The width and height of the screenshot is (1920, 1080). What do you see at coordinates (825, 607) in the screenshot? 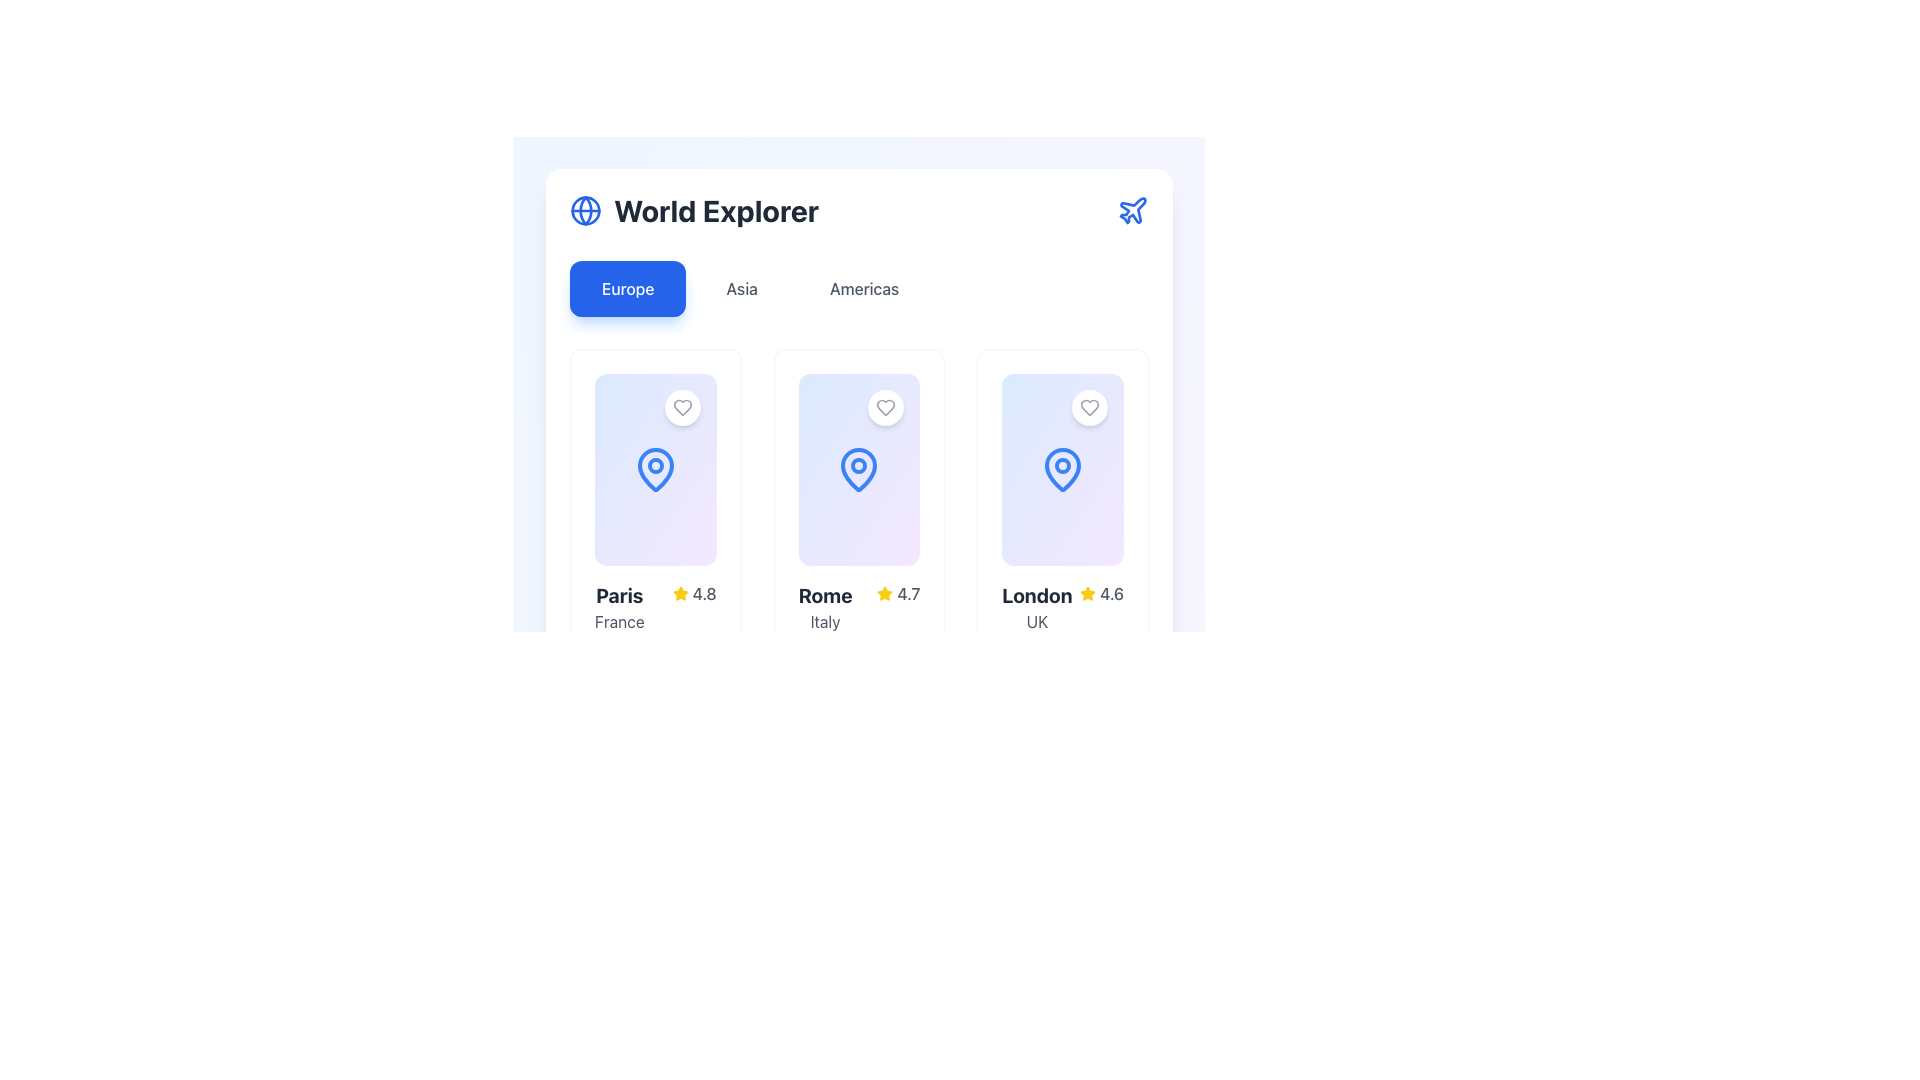
I see `the Composite text label displaying 'Rome' and its location 'Italy', located centrally in the second card of the Europe section in the World Explorer interface, positioned just above the associated rating and icon` at bounding box center [825, 607].